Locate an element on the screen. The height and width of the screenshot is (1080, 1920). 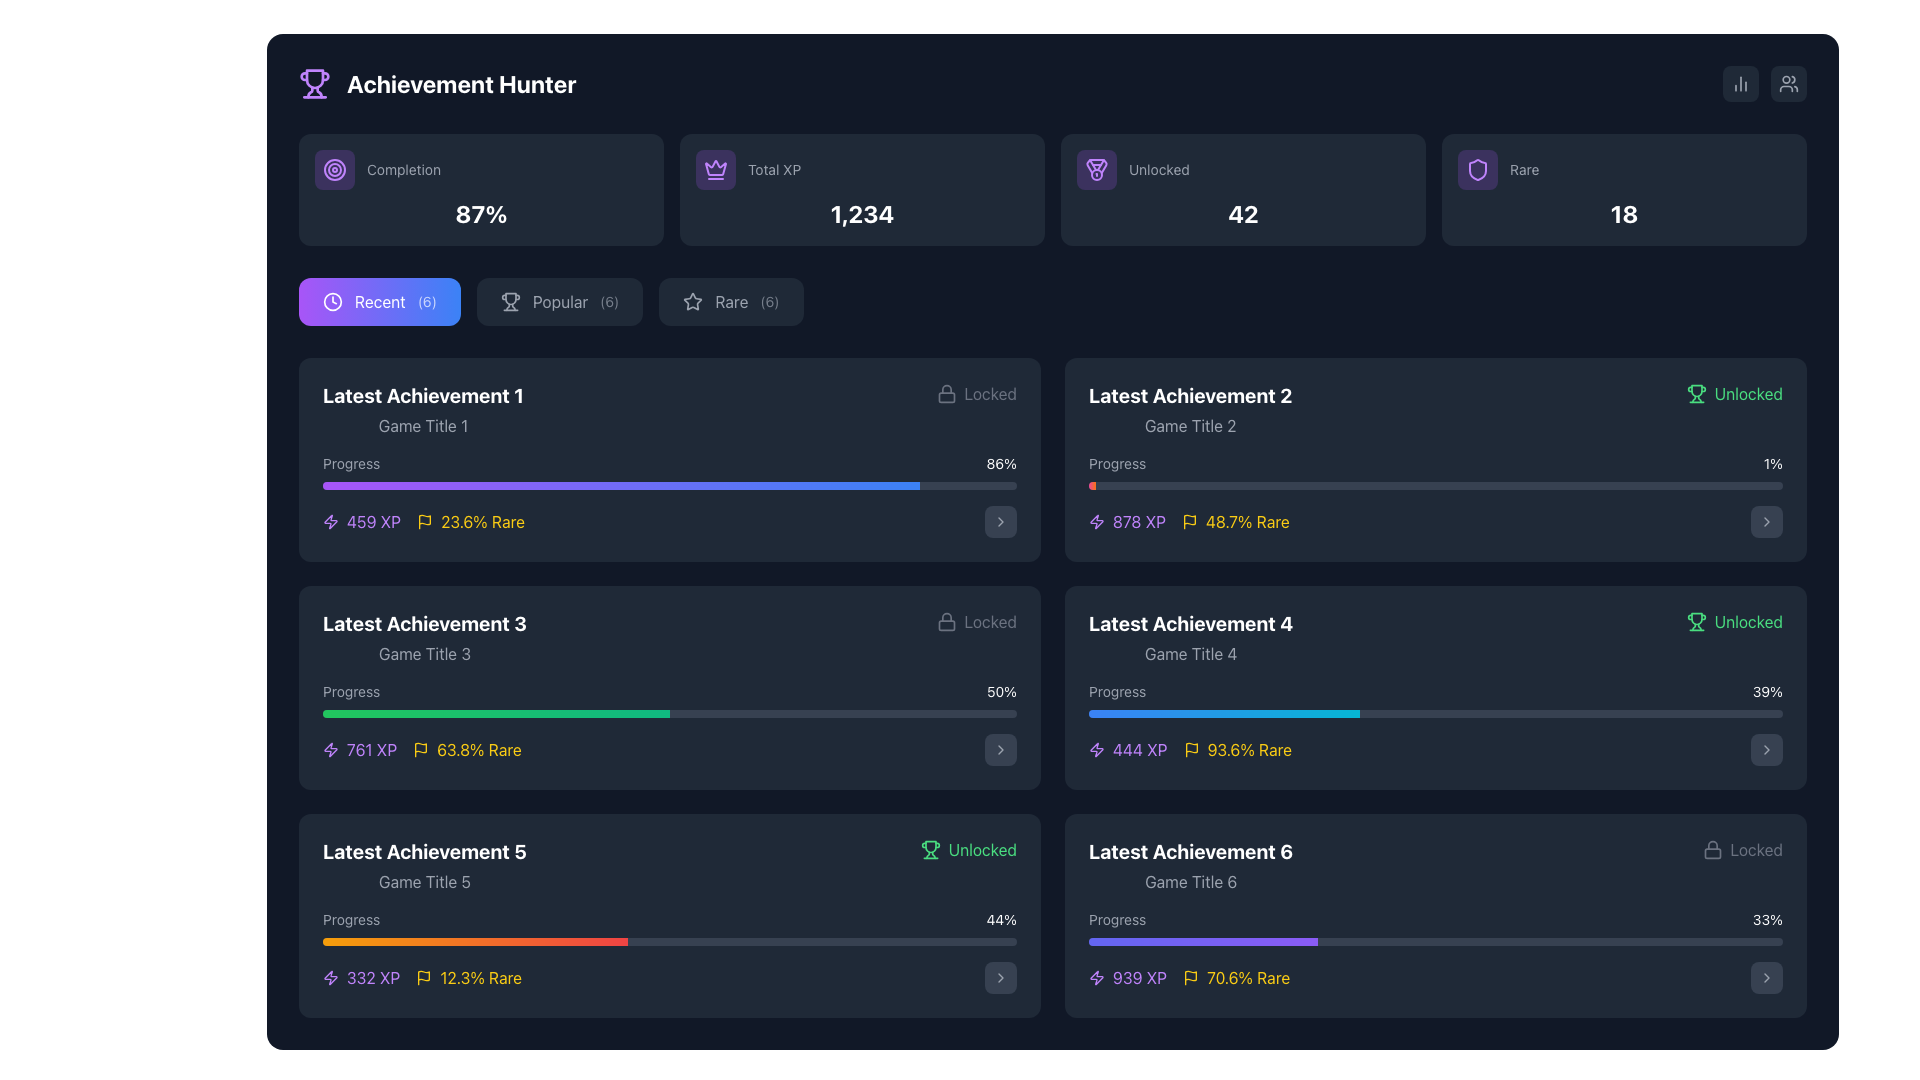
the bottom rectangular segment of the lock icon representing the 'locked' status within the 'Latest Achievement 6' widget is located at coordinates (1711, 853).